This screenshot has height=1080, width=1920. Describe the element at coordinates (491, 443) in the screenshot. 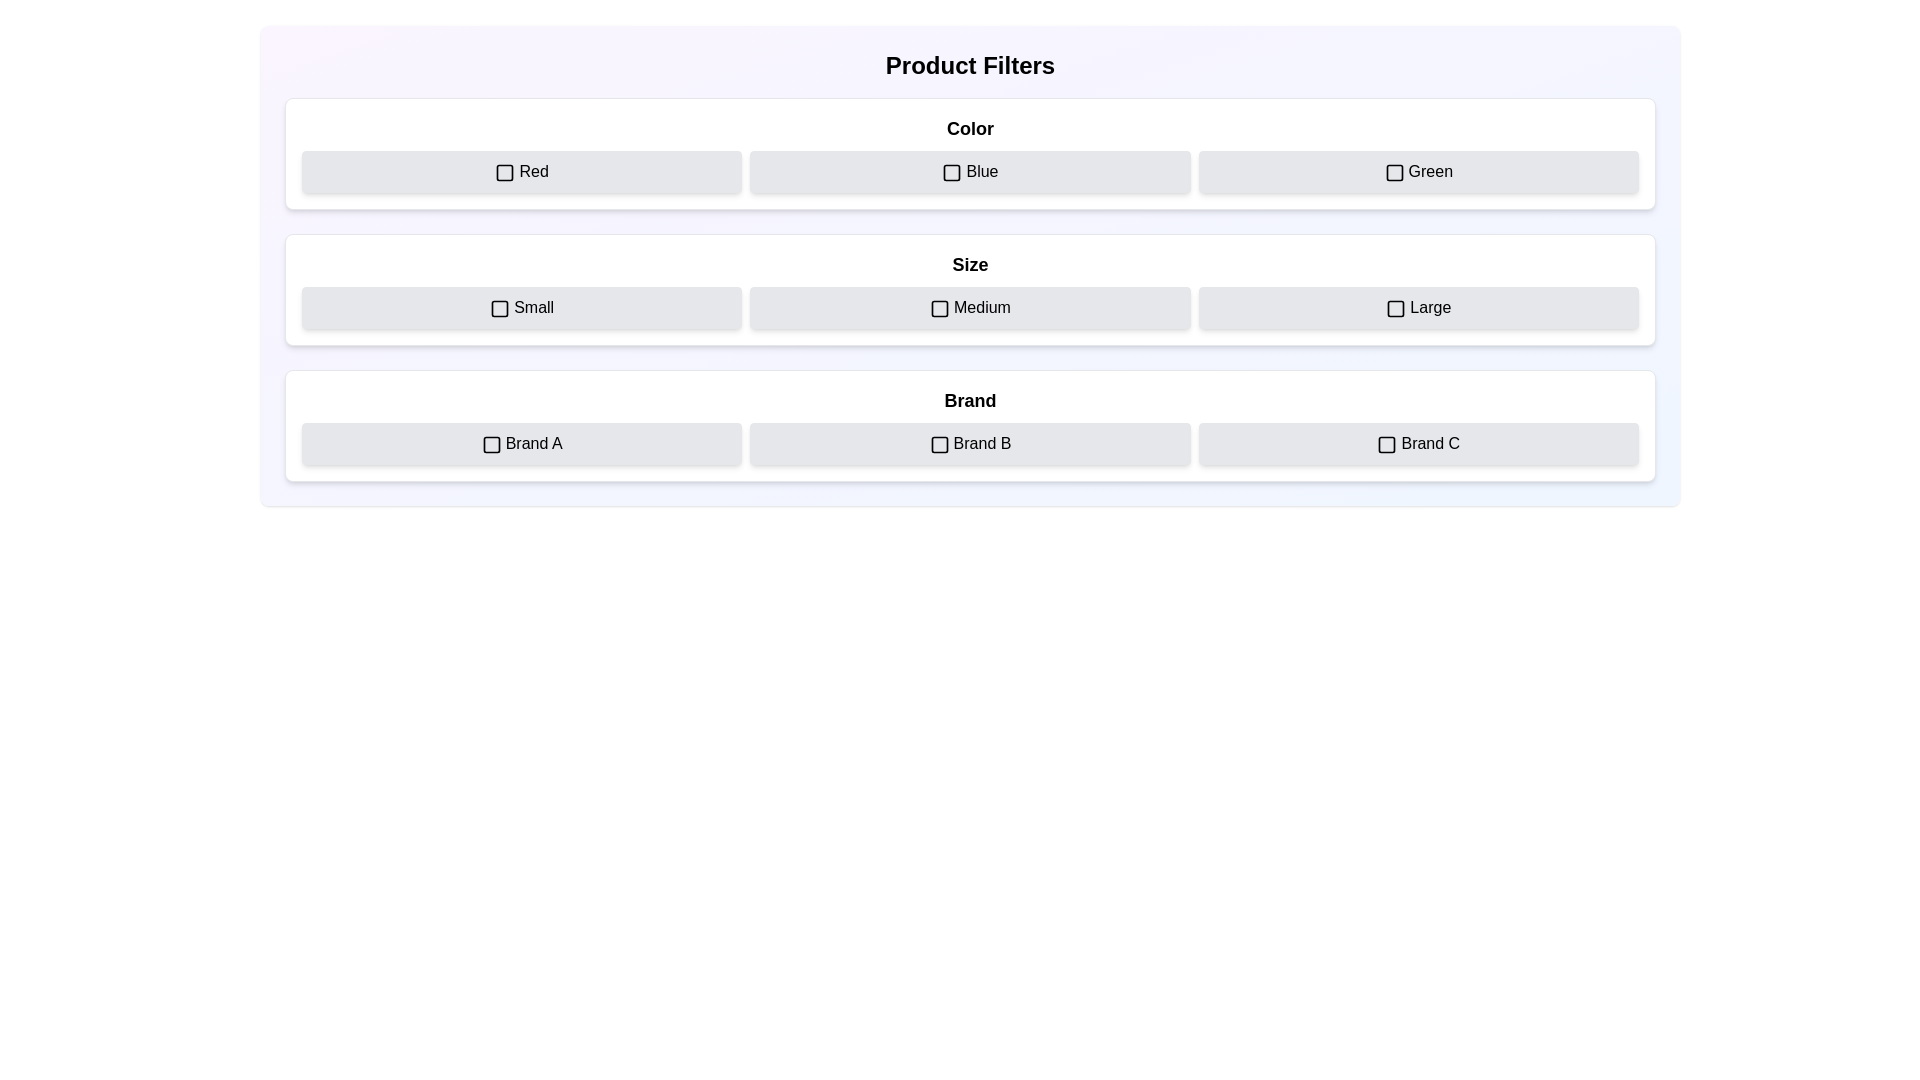

I see `the checkbox` at that location.